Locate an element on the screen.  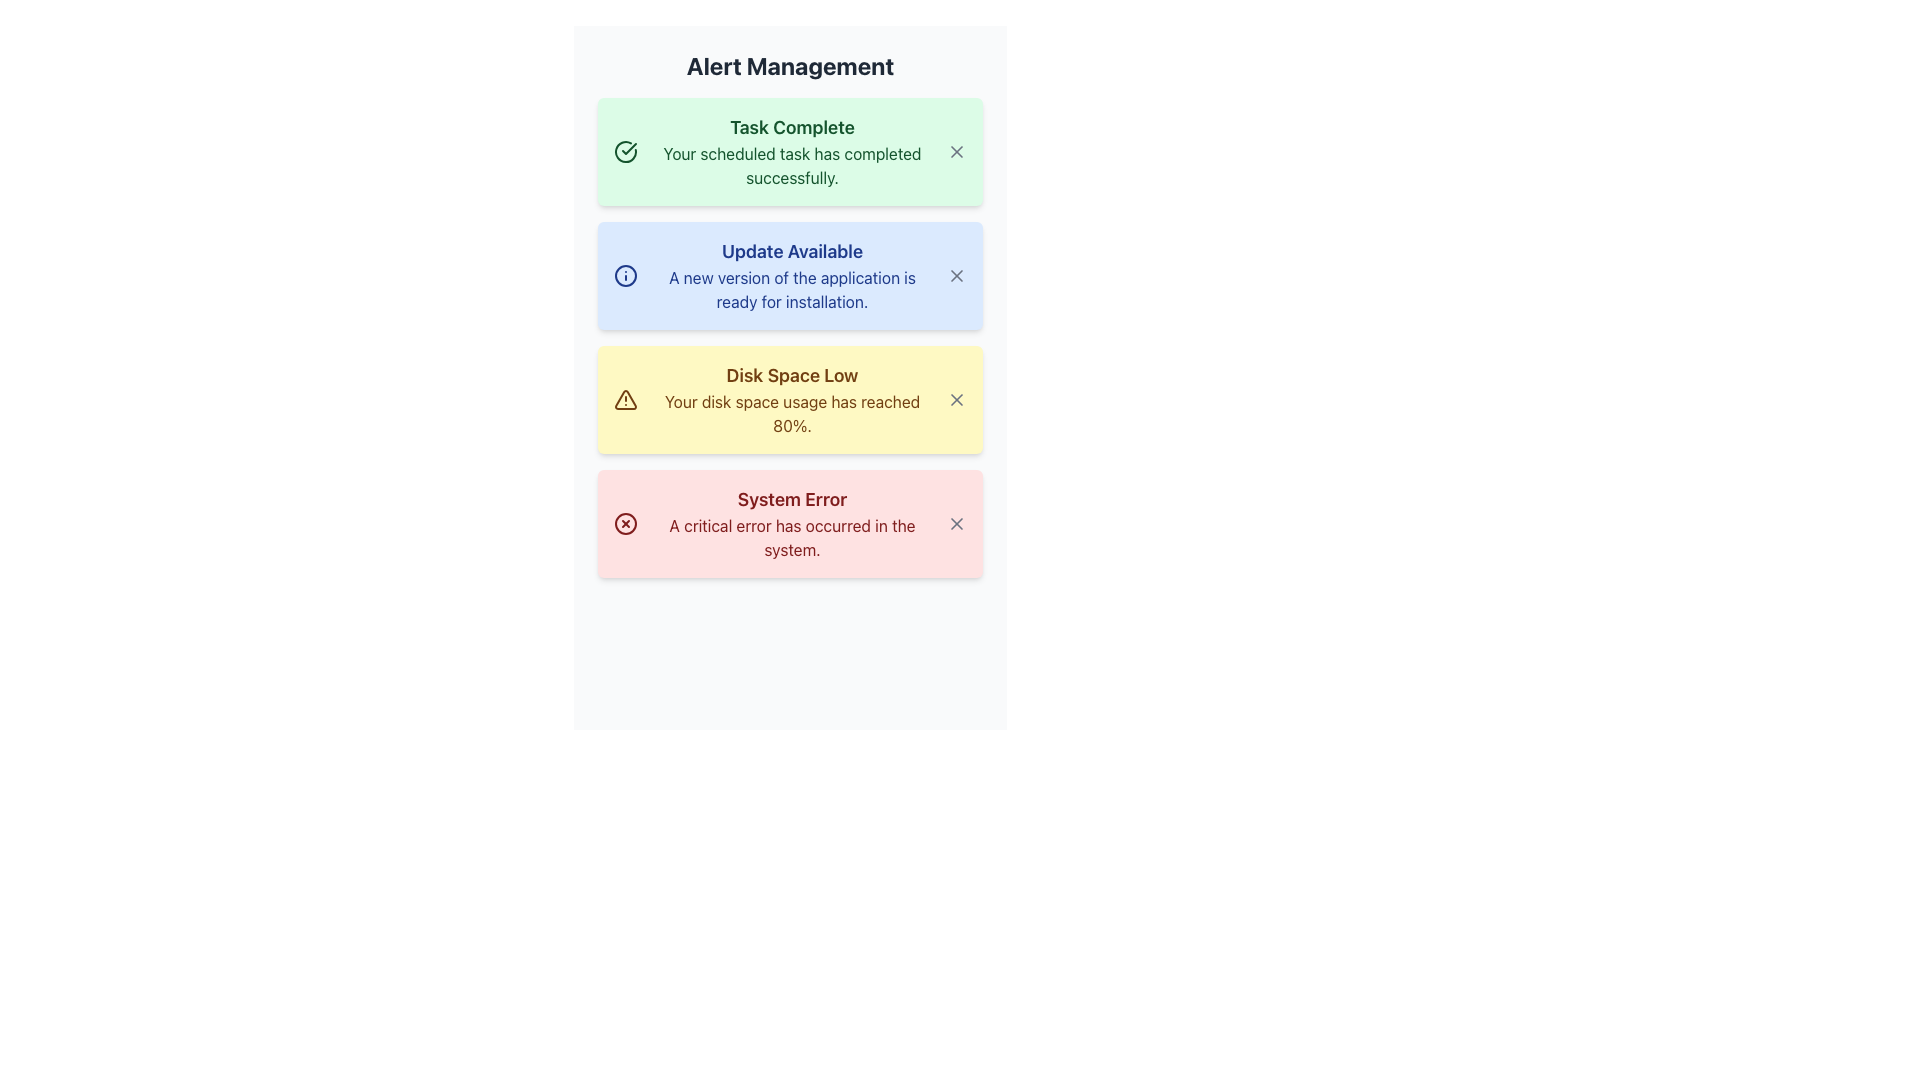
the circular information icon with a blue outline located in the notification card titled 'Update Available' by moving the cursor to its center is located at coordinates (624, 276).